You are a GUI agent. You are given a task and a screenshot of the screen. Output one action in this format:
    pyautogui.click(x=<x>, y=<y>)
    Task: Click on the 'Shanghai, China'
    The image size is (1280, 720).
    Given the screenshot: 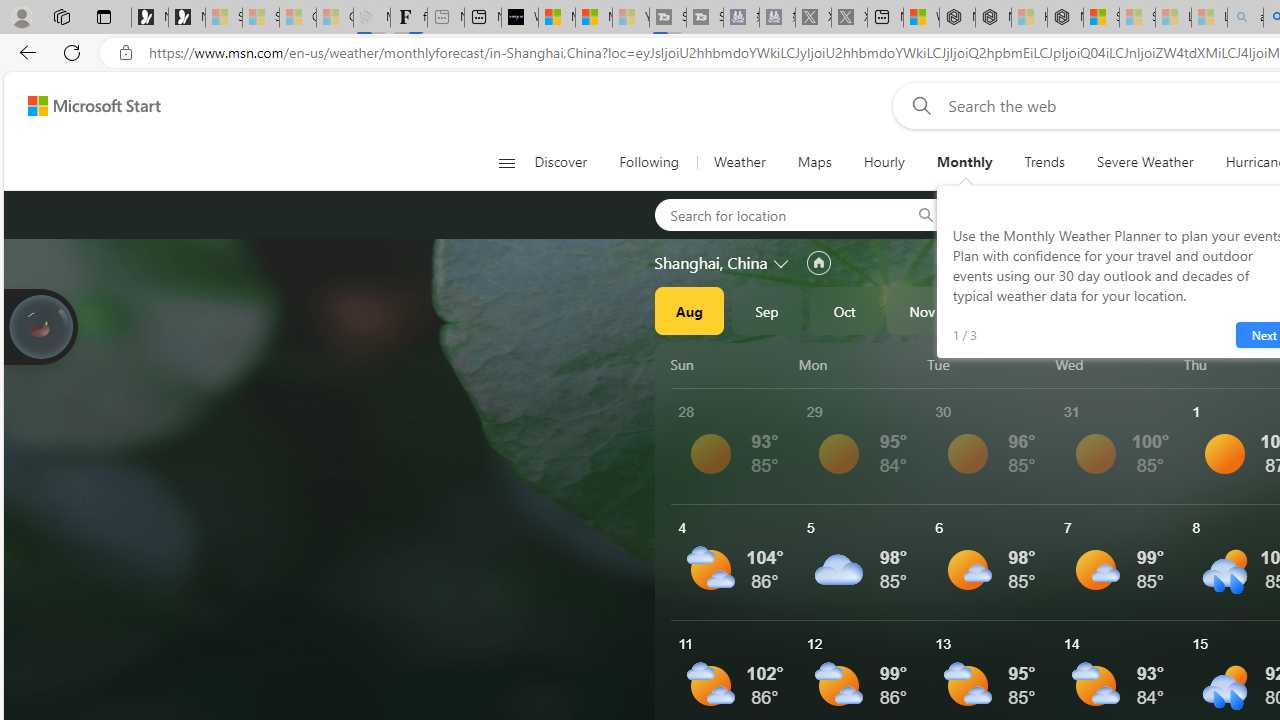 What is the action you would take?
    pyautogui.click(x=711, y=262)
    